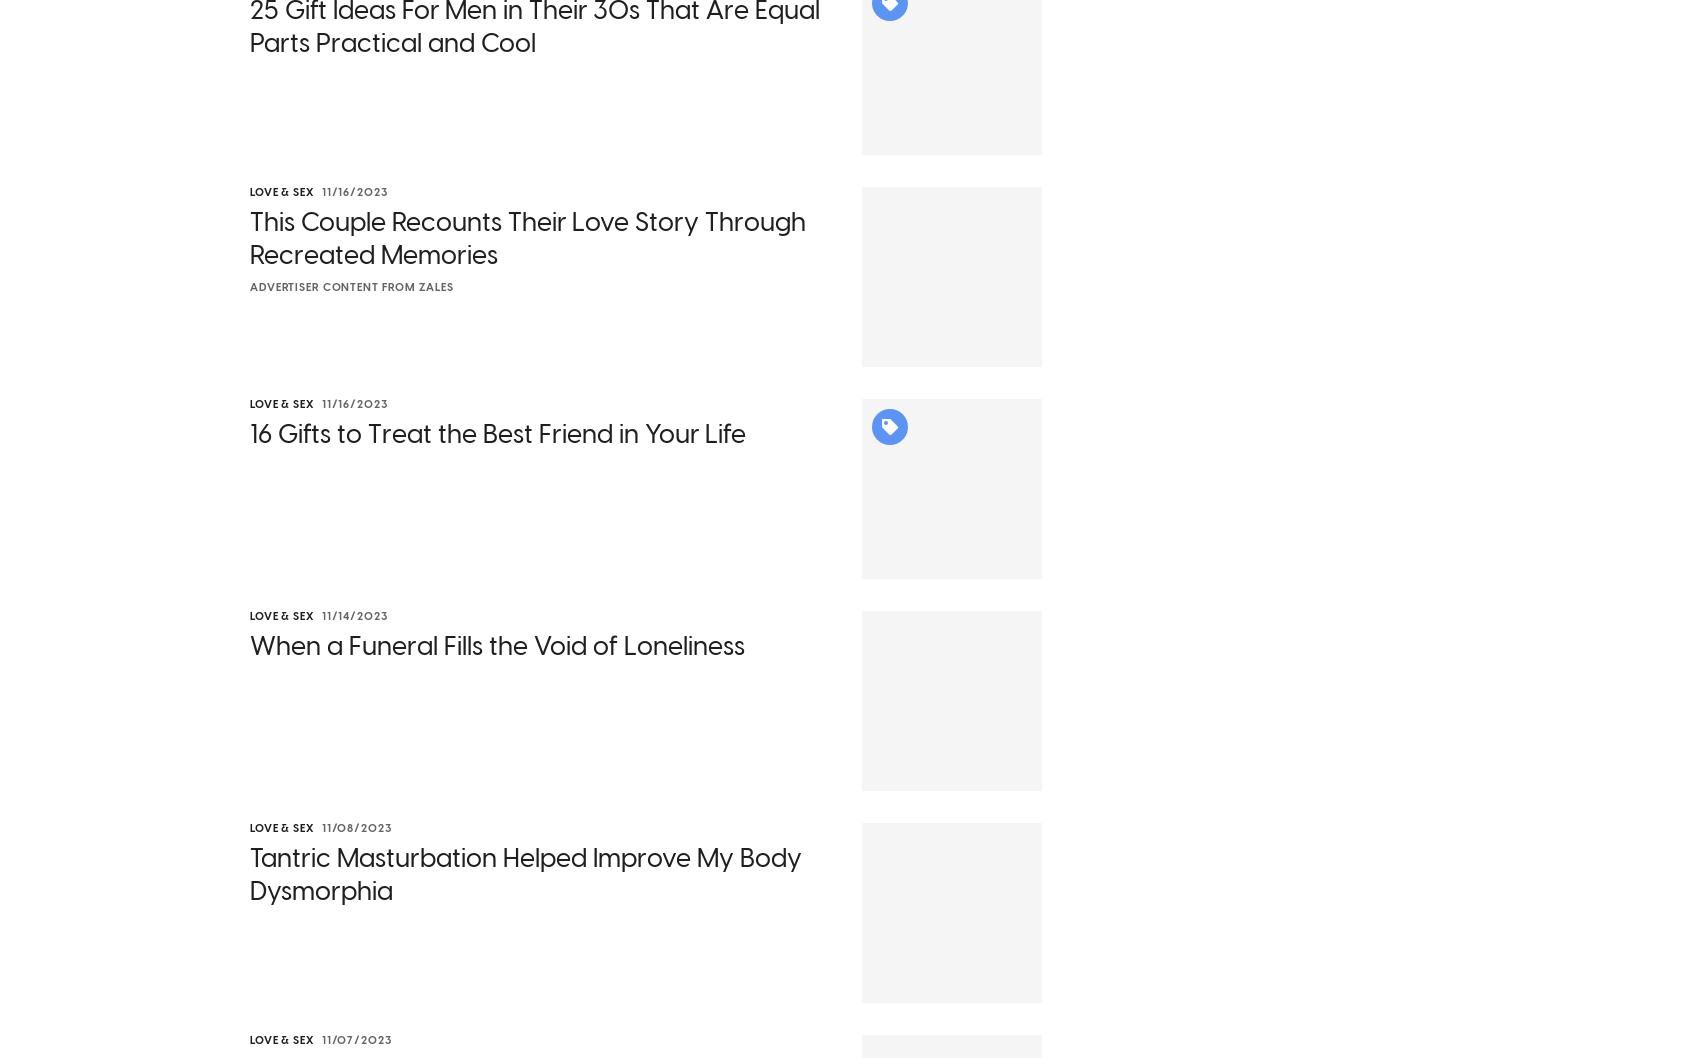 This screenshot has width=1700, height=1058. I want to click on 'Tantric Masturbation Helped Improve My Body Dysmorphia', so click(250, 878).